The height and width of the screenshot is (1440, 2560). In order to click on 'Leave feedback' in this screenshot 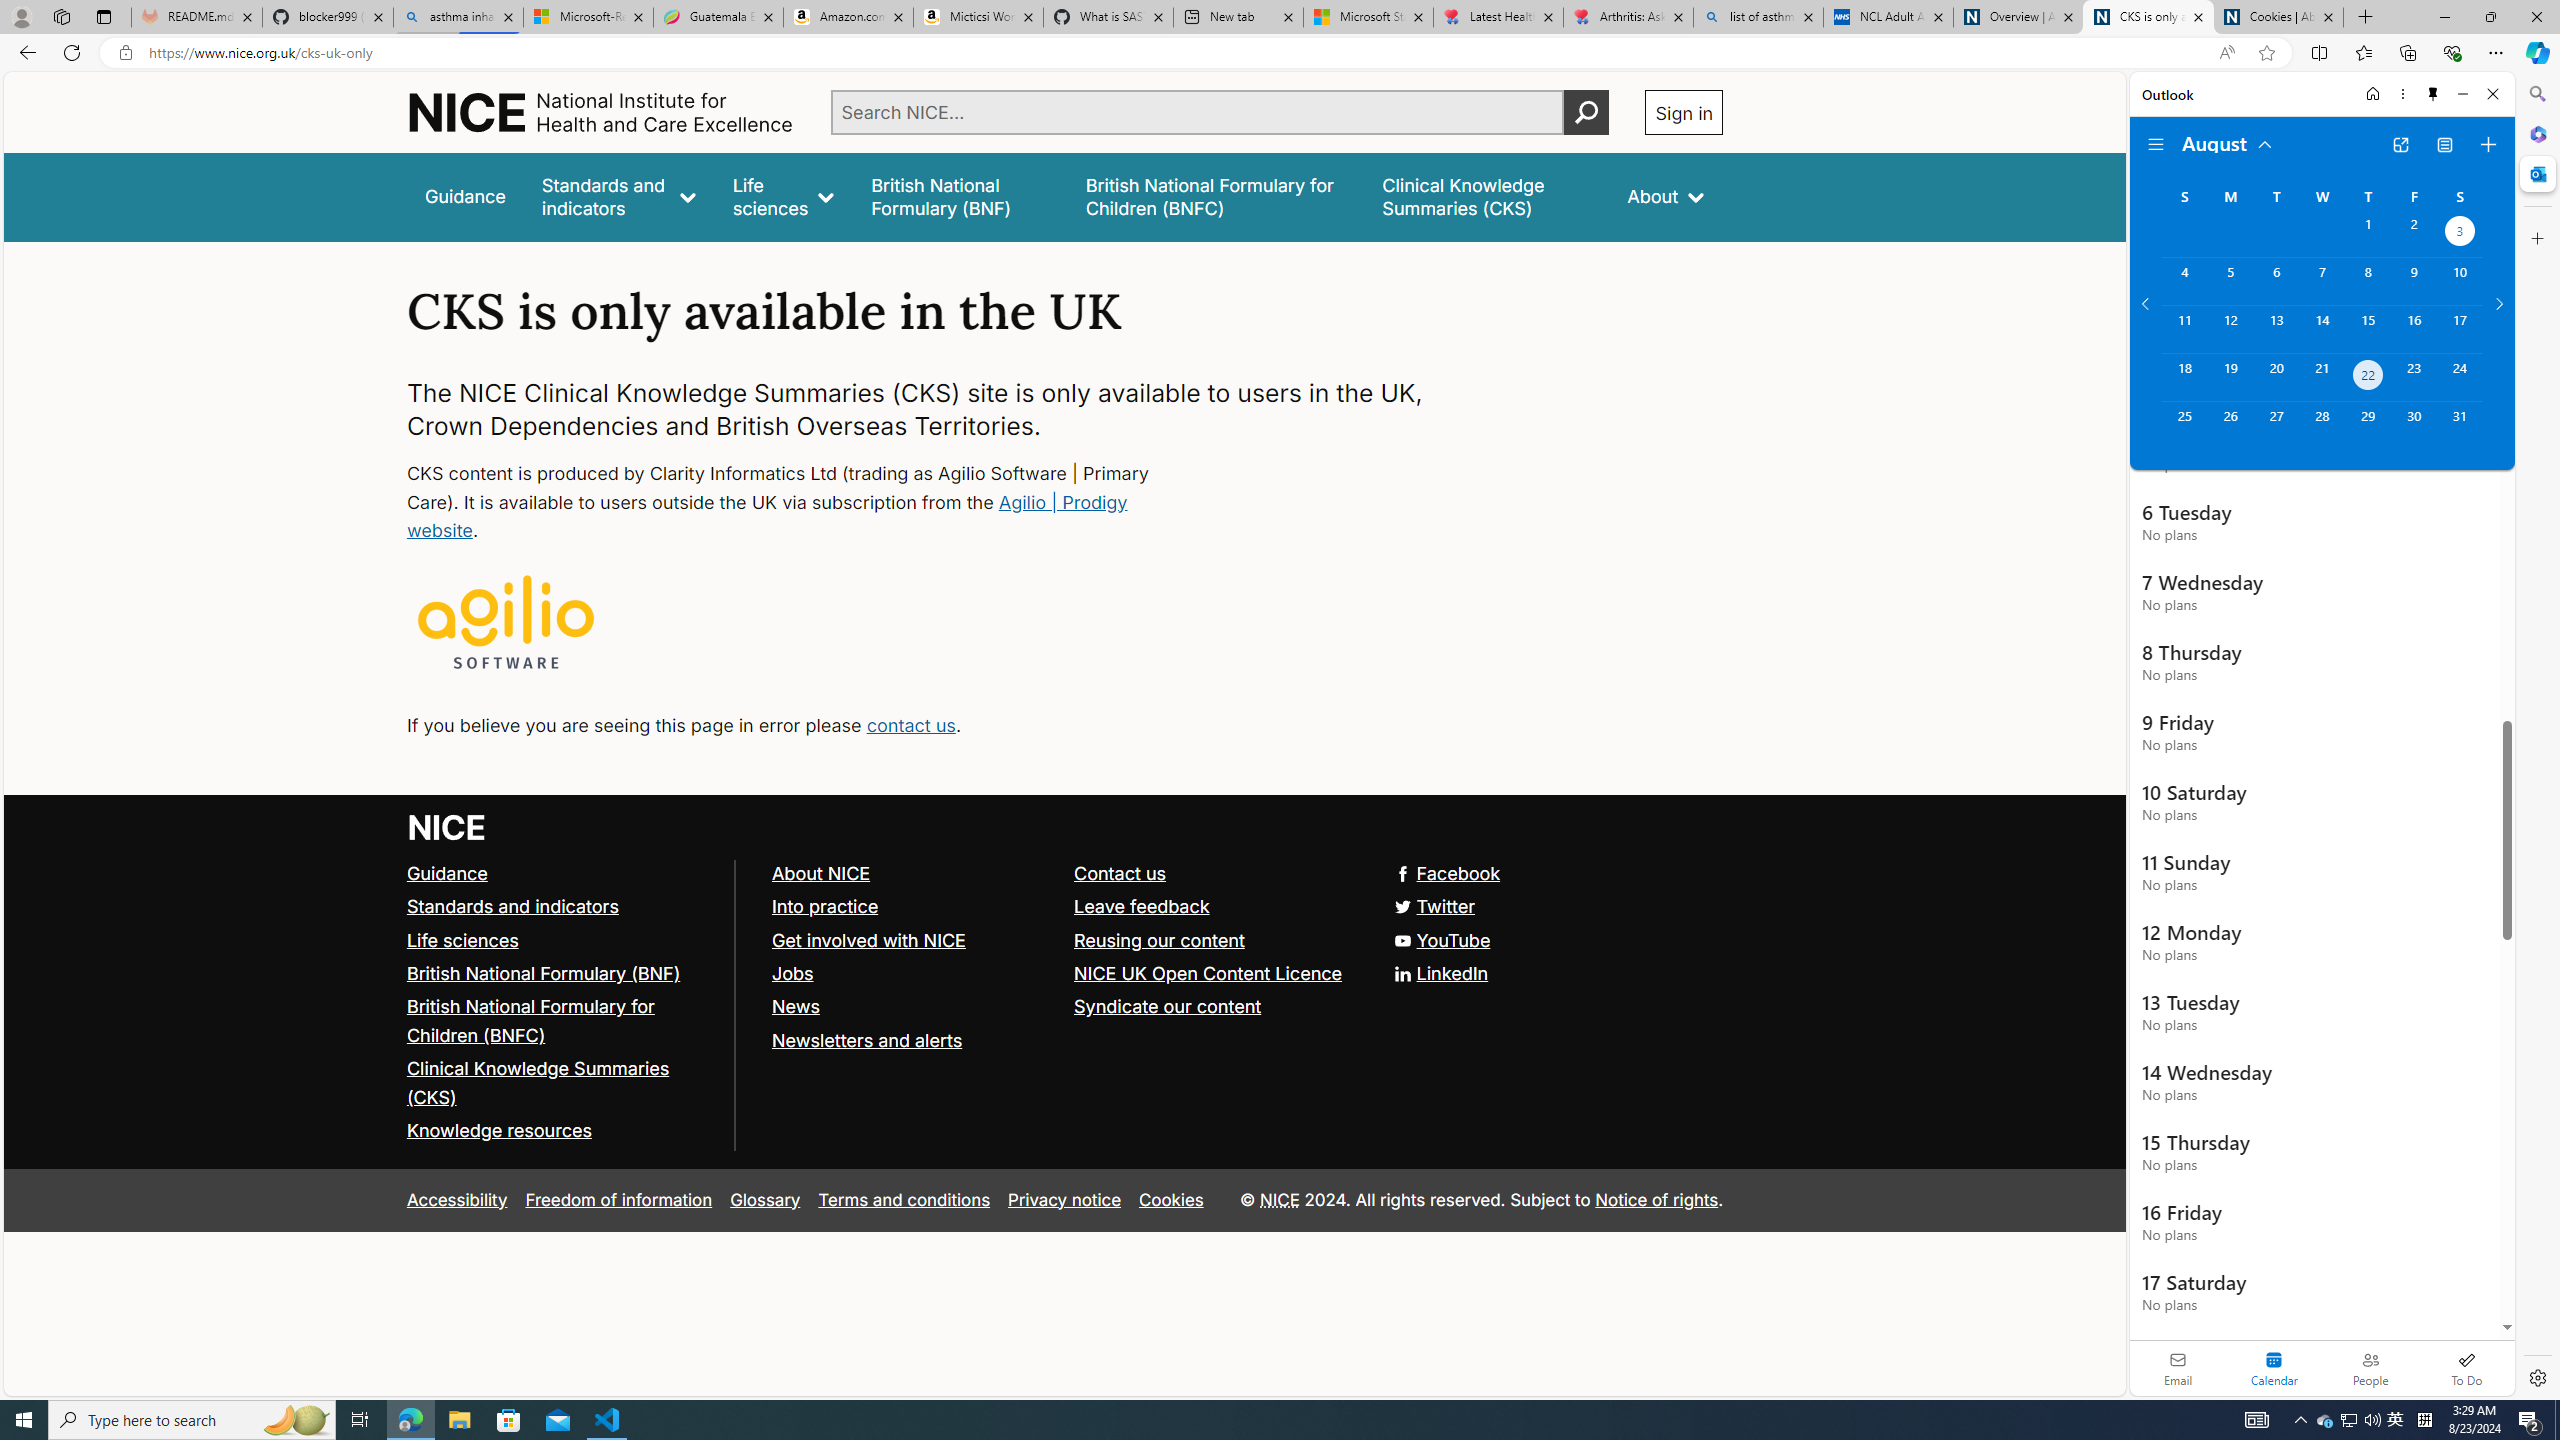, I will do `click(1142, 907)`.